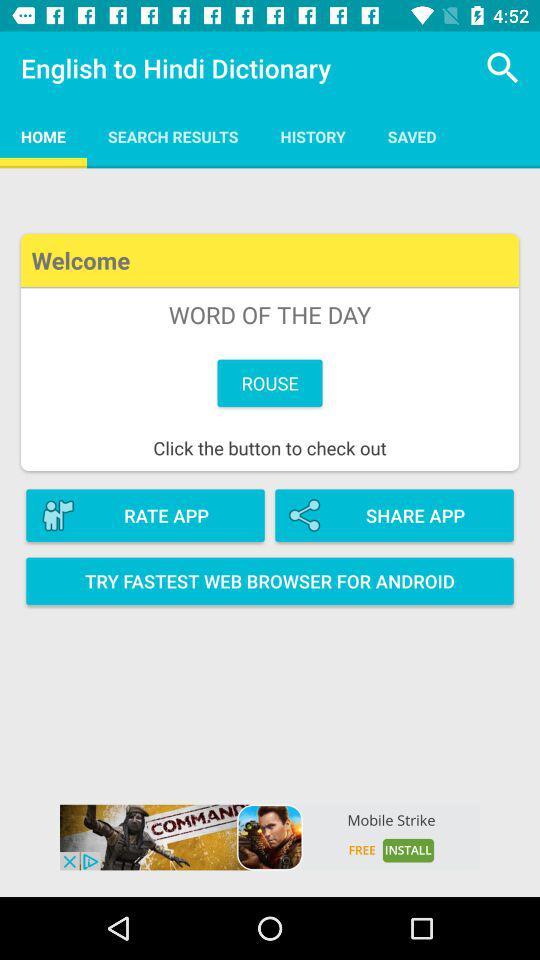 This screenshot has height=960, width=540. I want to click on the text saved, so click(411, 135).